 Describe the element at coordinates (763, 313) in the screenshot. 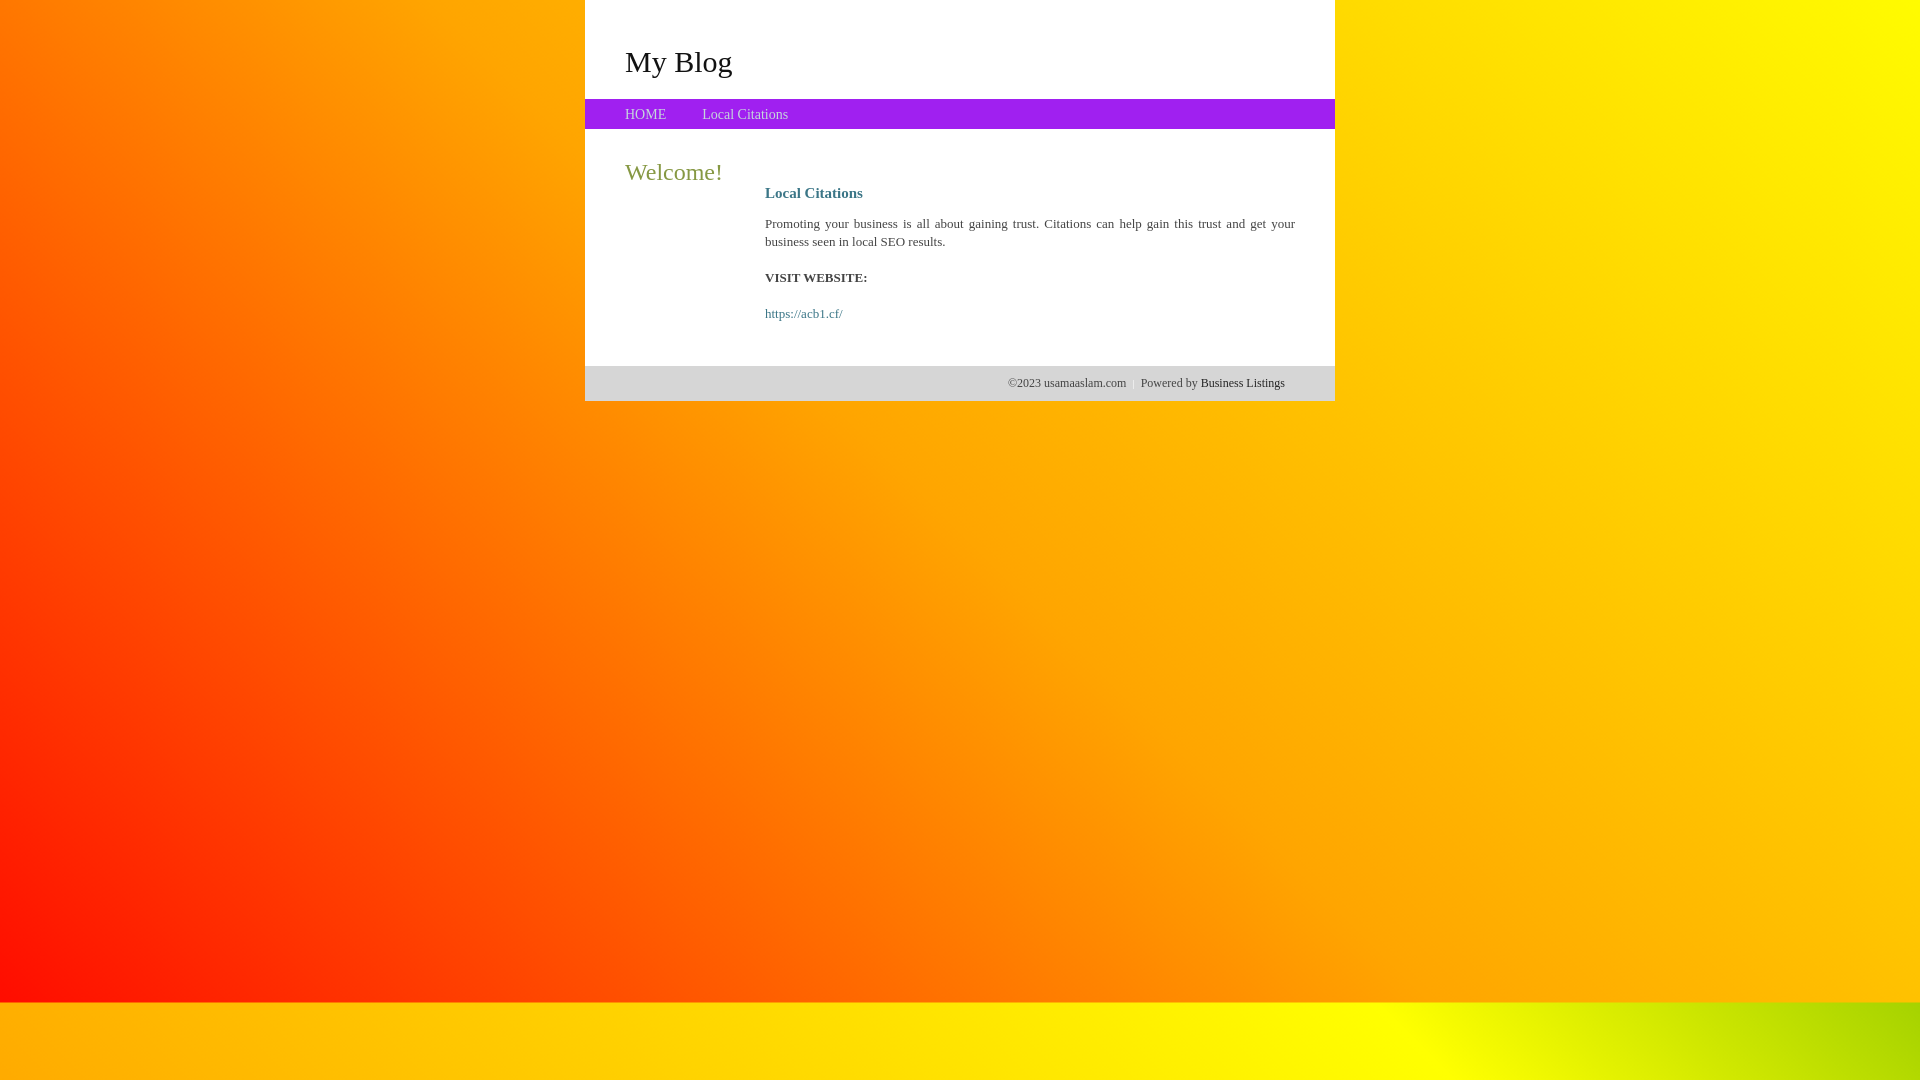

I see `'https://acb1.cf/'` at that location.